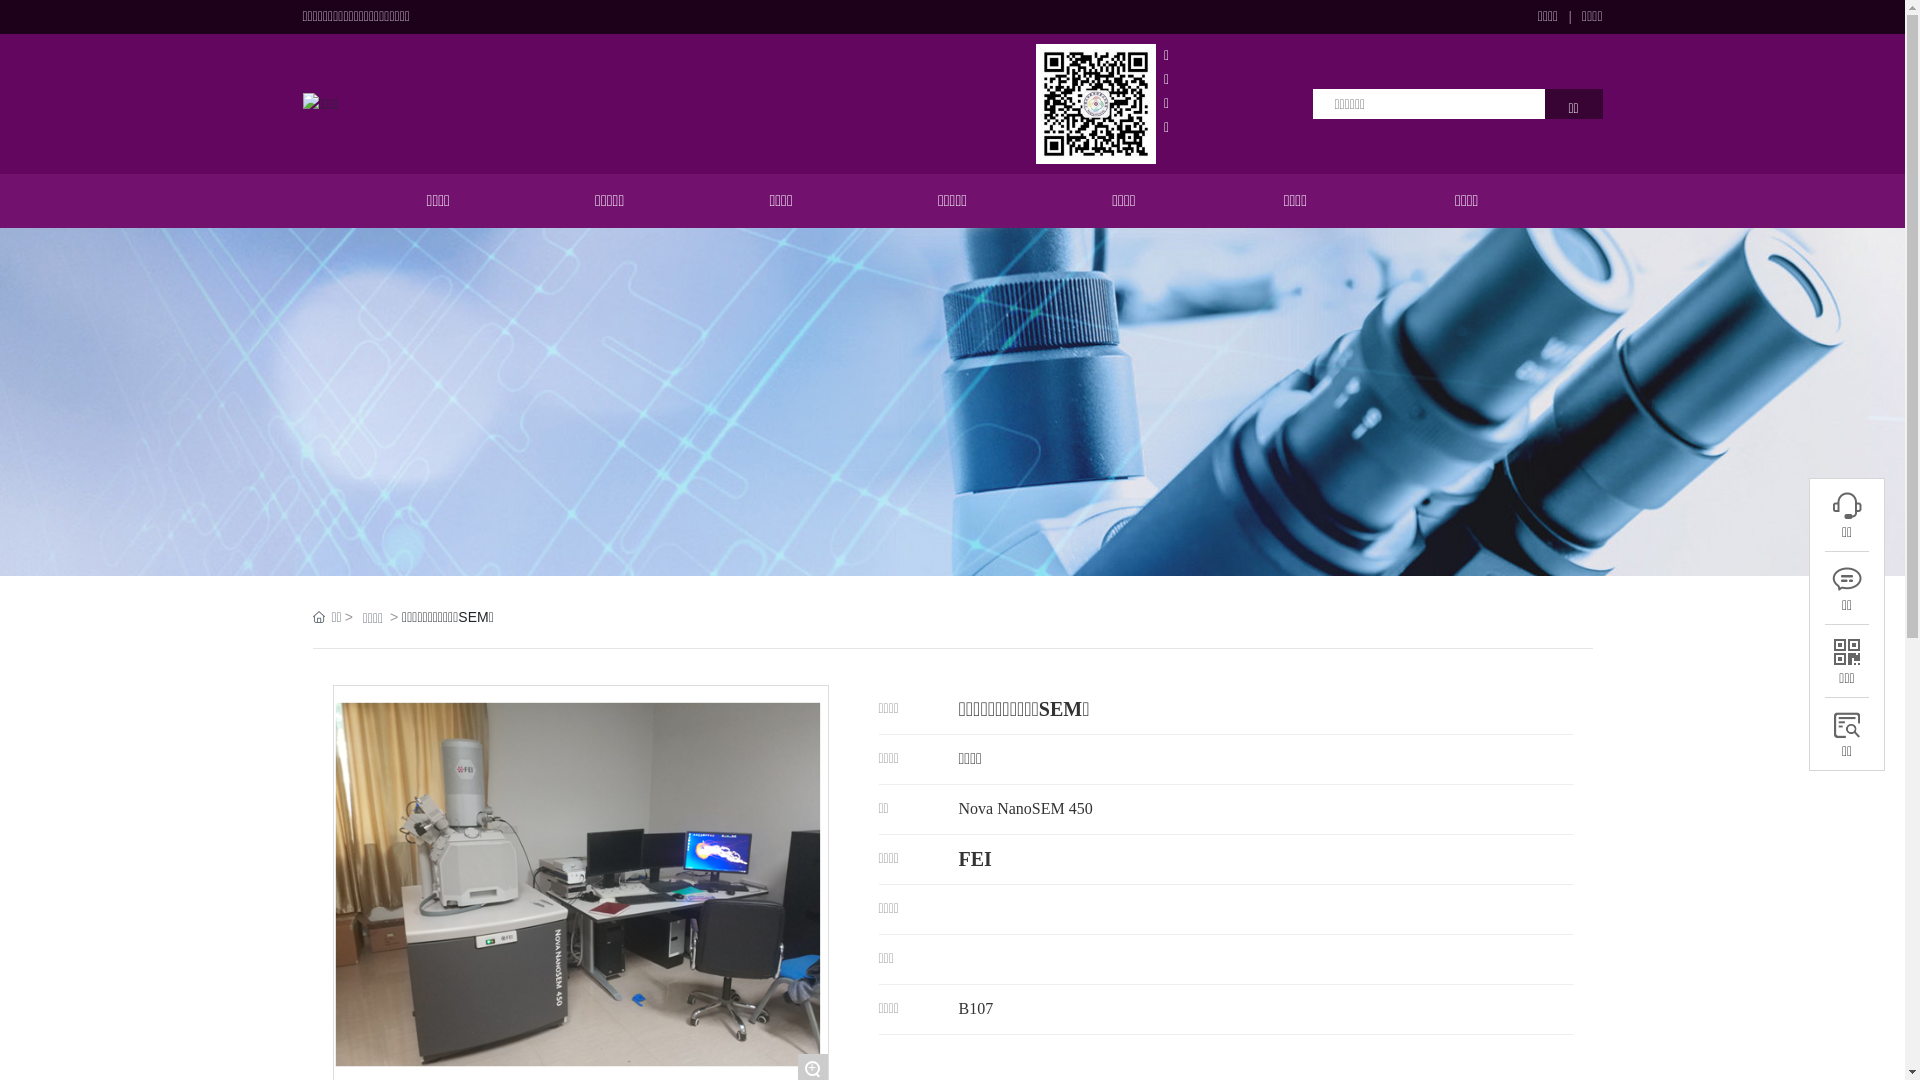  I want to click on '112', so click(1846, 504).